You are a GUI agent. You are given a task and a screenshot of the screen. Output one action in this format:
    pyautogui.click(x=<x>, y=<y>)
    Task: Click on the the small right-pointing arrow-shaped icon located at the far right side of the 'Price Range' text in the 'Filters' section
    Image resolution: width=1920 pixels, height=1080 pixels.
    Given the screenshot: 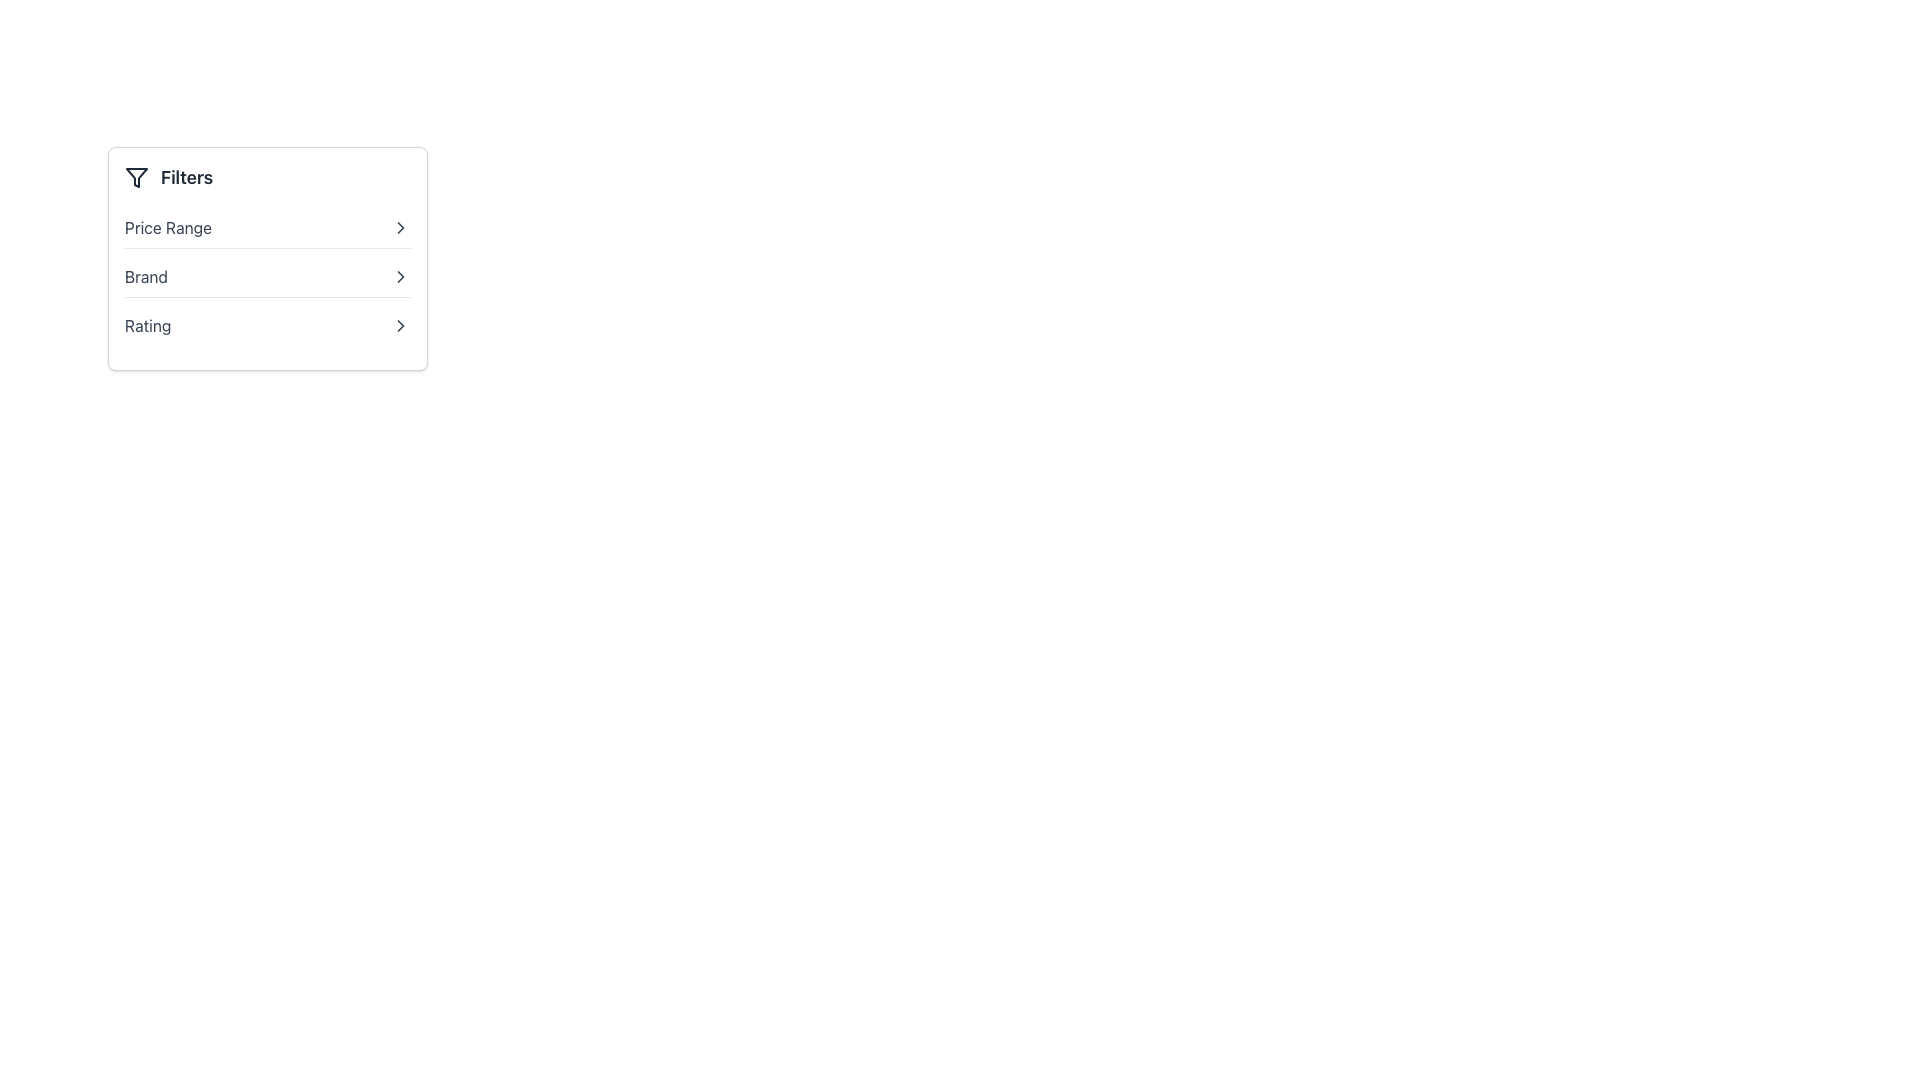 What is the action you would take?
    pyautogui.click(x=400, y=226)
    